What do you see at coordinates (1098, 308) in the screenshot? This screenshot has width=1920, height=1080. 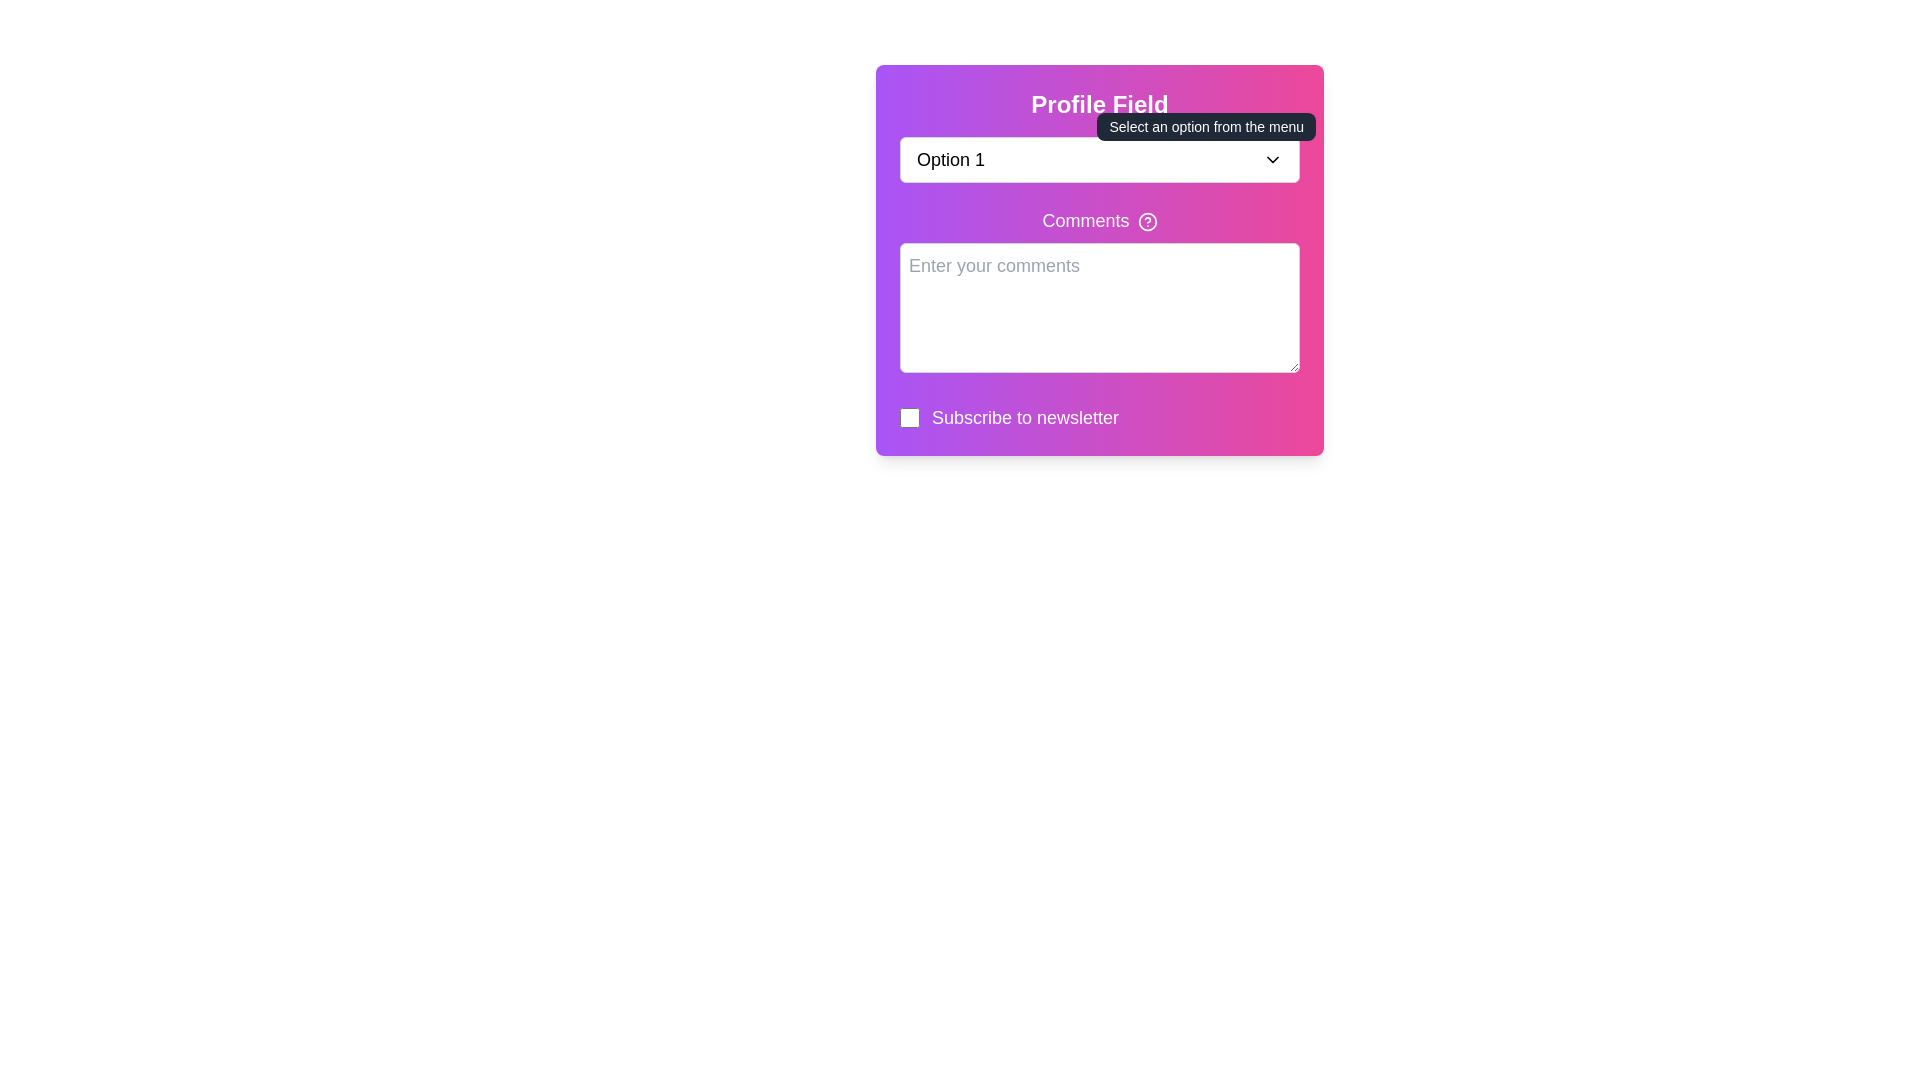 I see `the multiline text input field located below the 'Comments' label to enable text input` at bounding box center [1098, 308].